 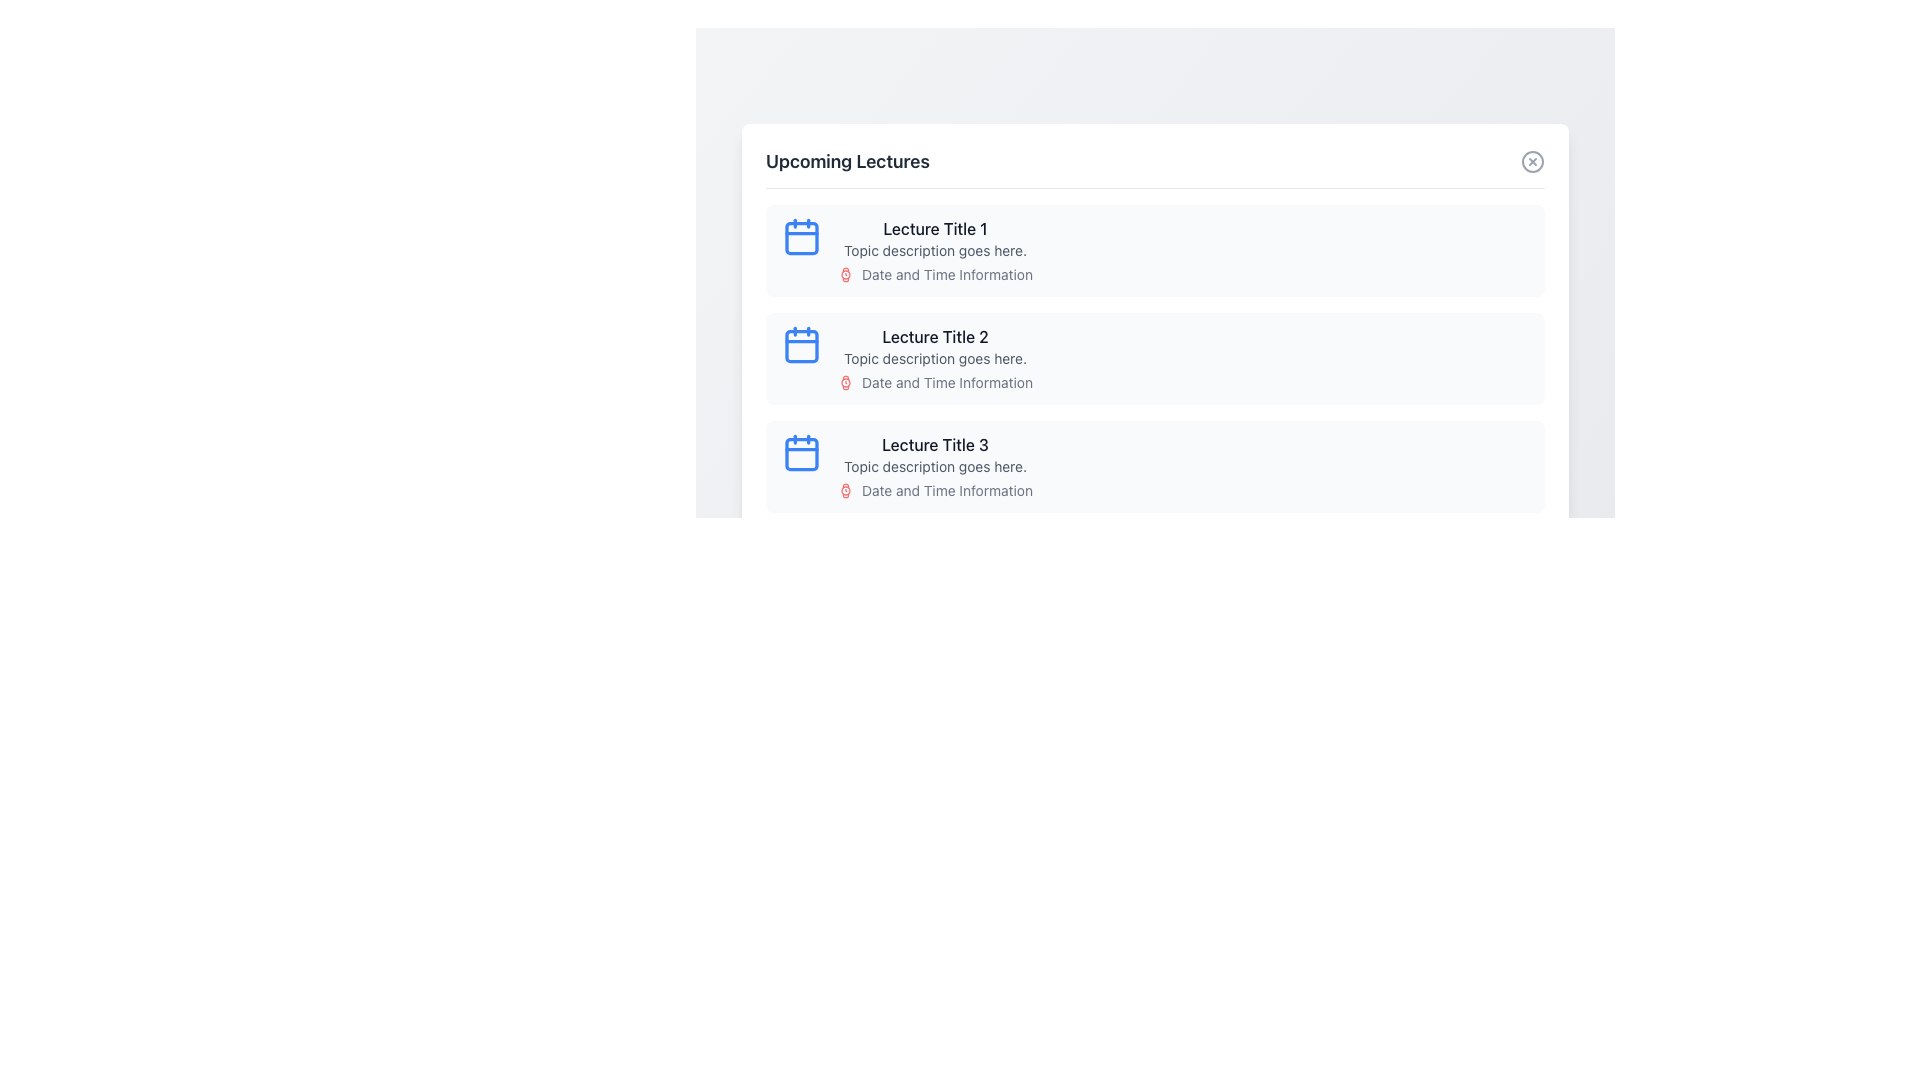 I want to click on text content of the Text label that displays 'Date and Time Information', which is part of a description block in a section listing lectures, located below 'Lecture Title 2', so click(x=946, y=382).